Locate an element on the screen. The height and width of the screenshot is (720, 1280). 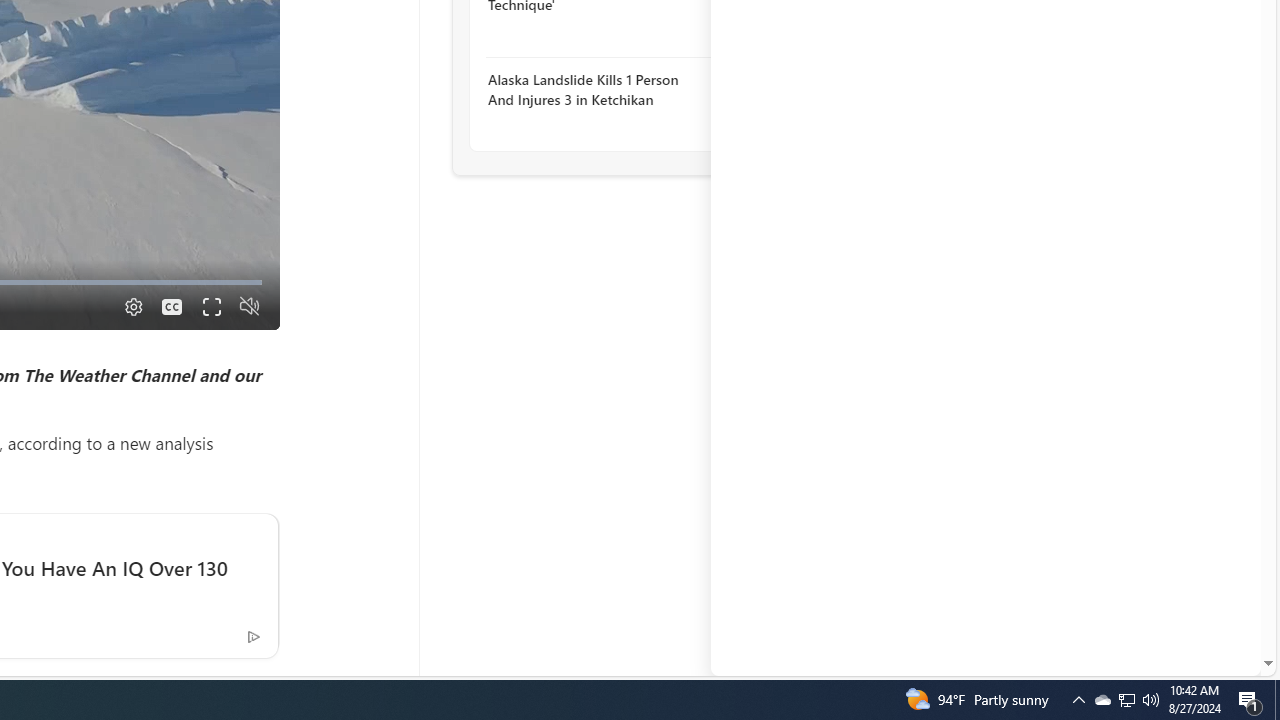
'Captions' is located at coordinates (171, 306).